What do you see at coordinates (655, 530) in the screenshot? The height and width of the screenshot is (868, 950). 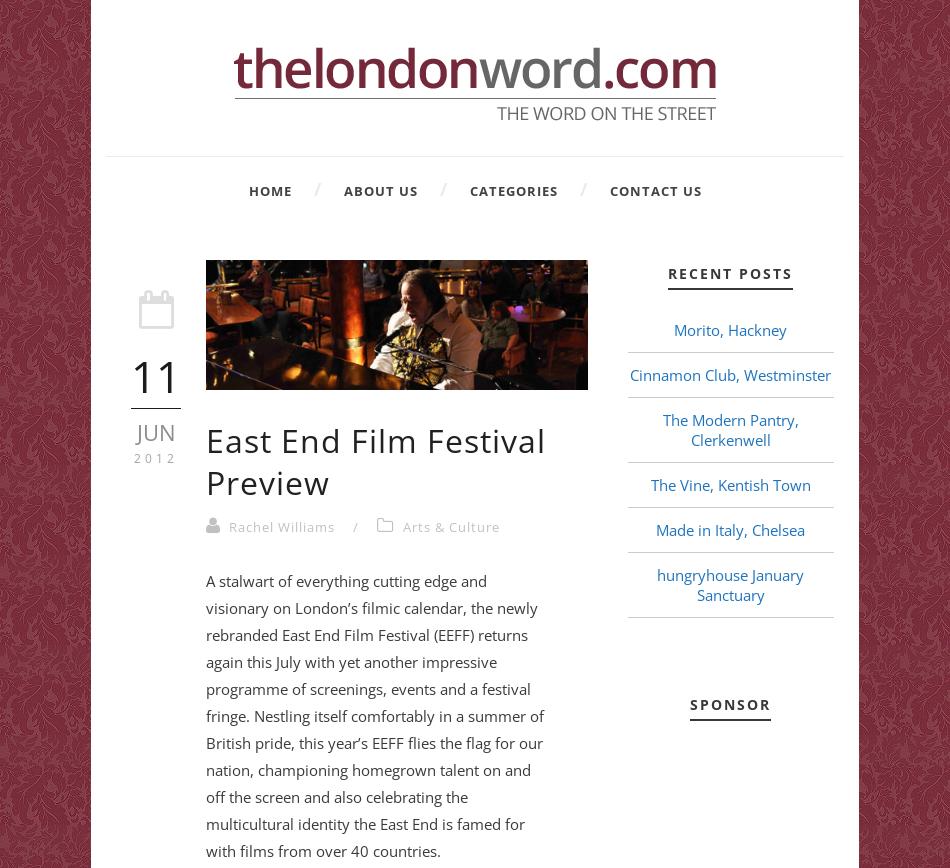 I see `'Made in Italy, Chelsea'` at bounding box center [655, 530].